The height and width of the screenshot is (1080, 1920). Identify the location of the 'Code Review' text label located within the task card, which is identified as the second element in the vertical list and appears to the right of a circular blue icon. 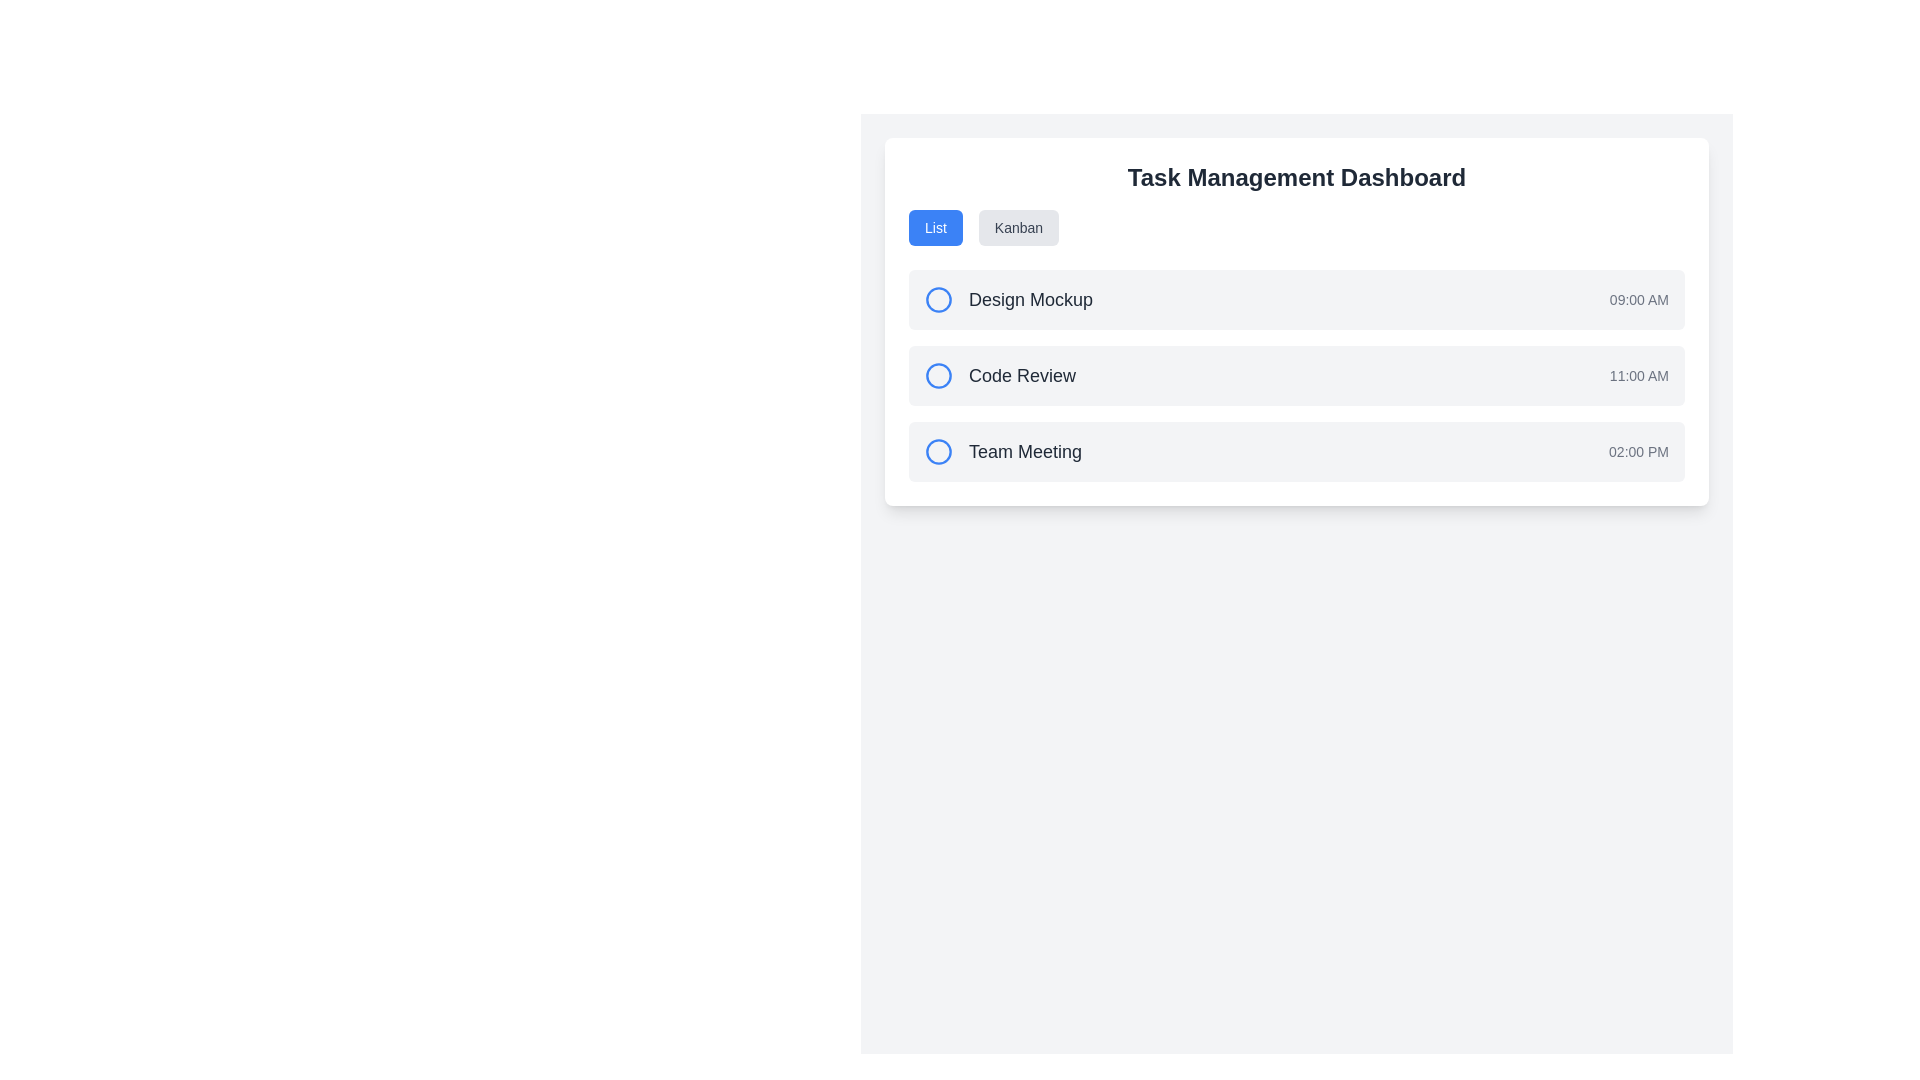
(1000, 375).